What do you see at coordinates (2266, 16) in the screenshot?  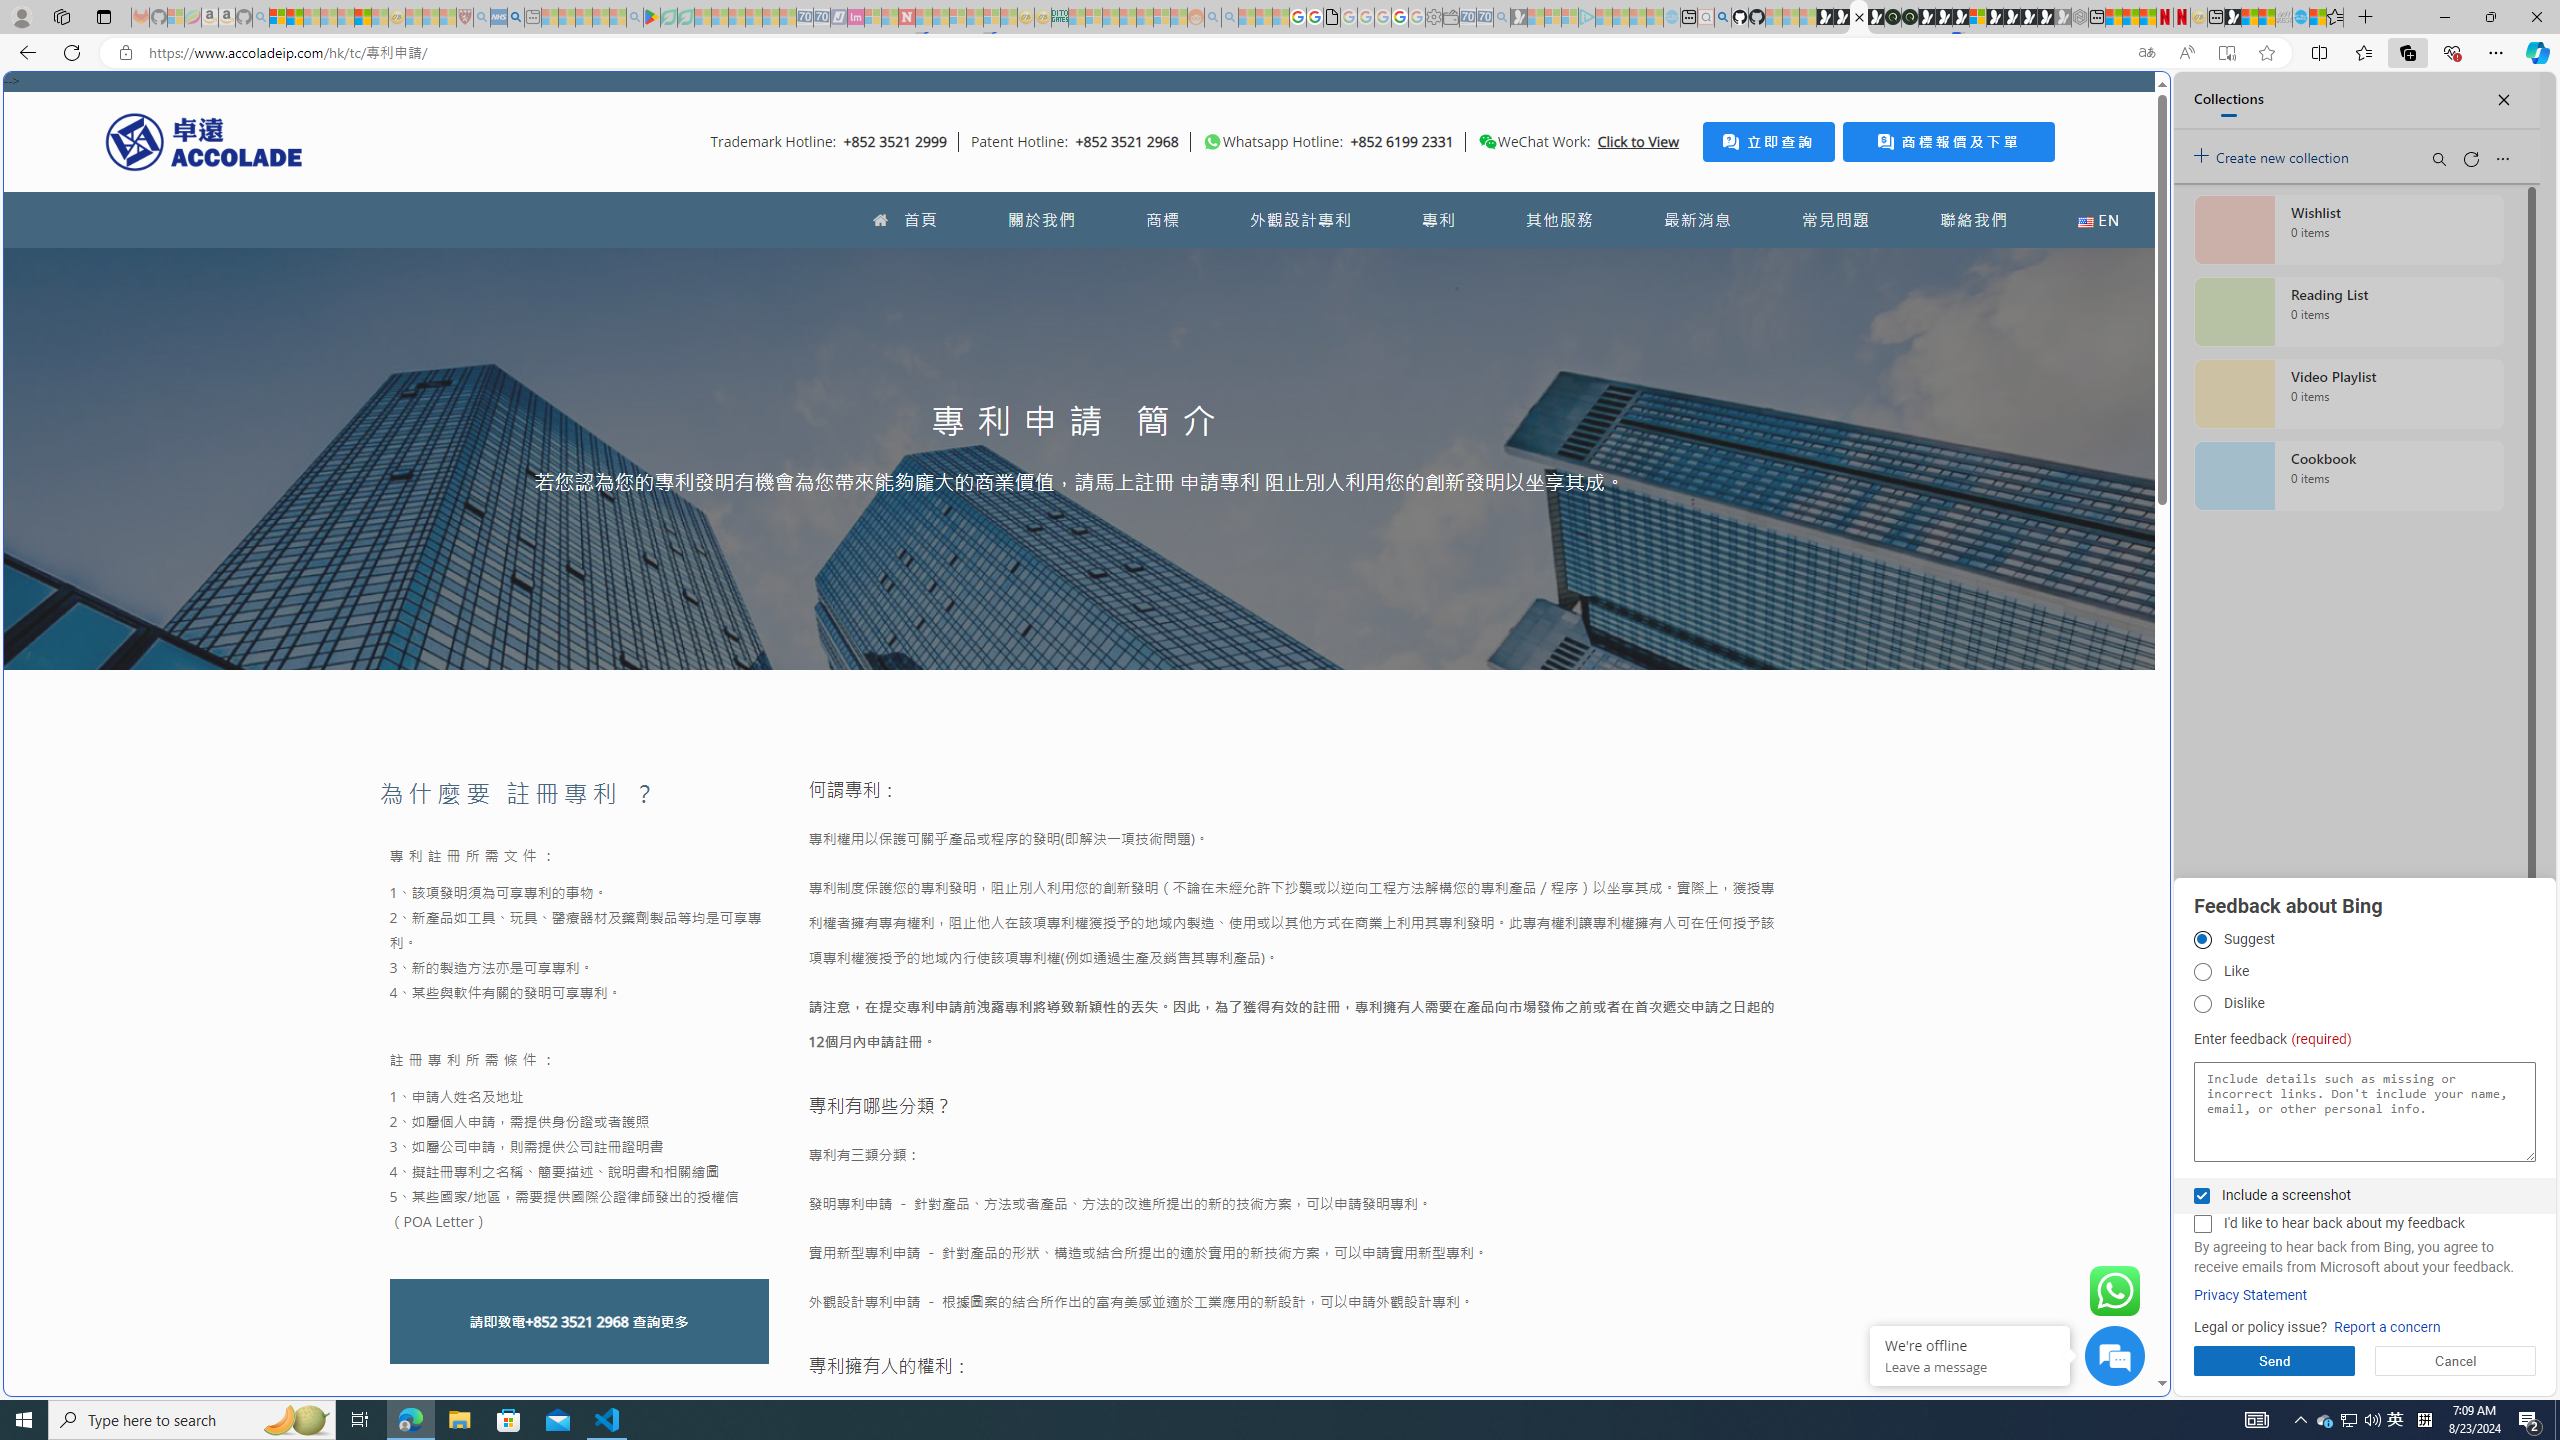 I see `'Earth has six continents not seven, radical new study claims'` at bounding box center [2266, 16].